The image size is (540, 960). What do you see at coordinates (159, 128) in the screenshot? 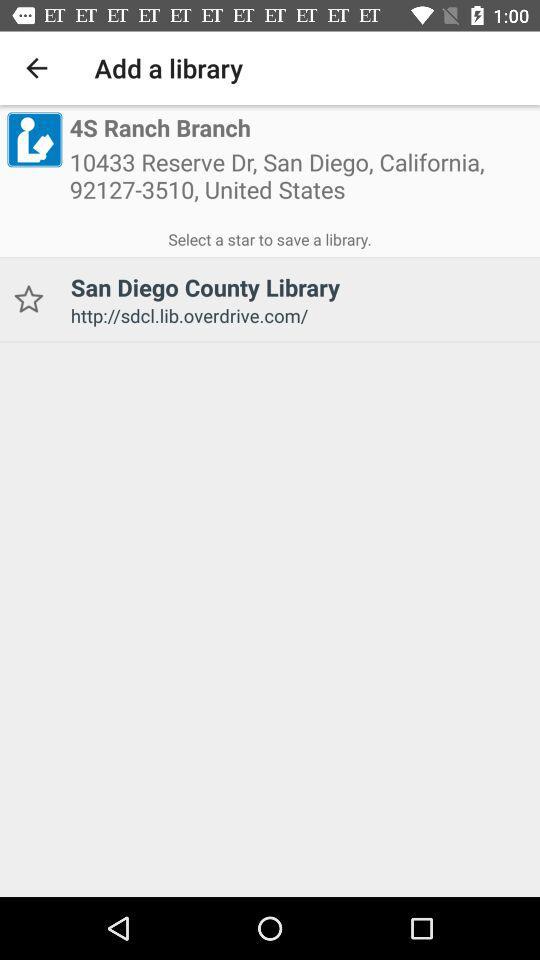
I see `the item above the 10433 reserve dr item` at bounding box center [159, 128].